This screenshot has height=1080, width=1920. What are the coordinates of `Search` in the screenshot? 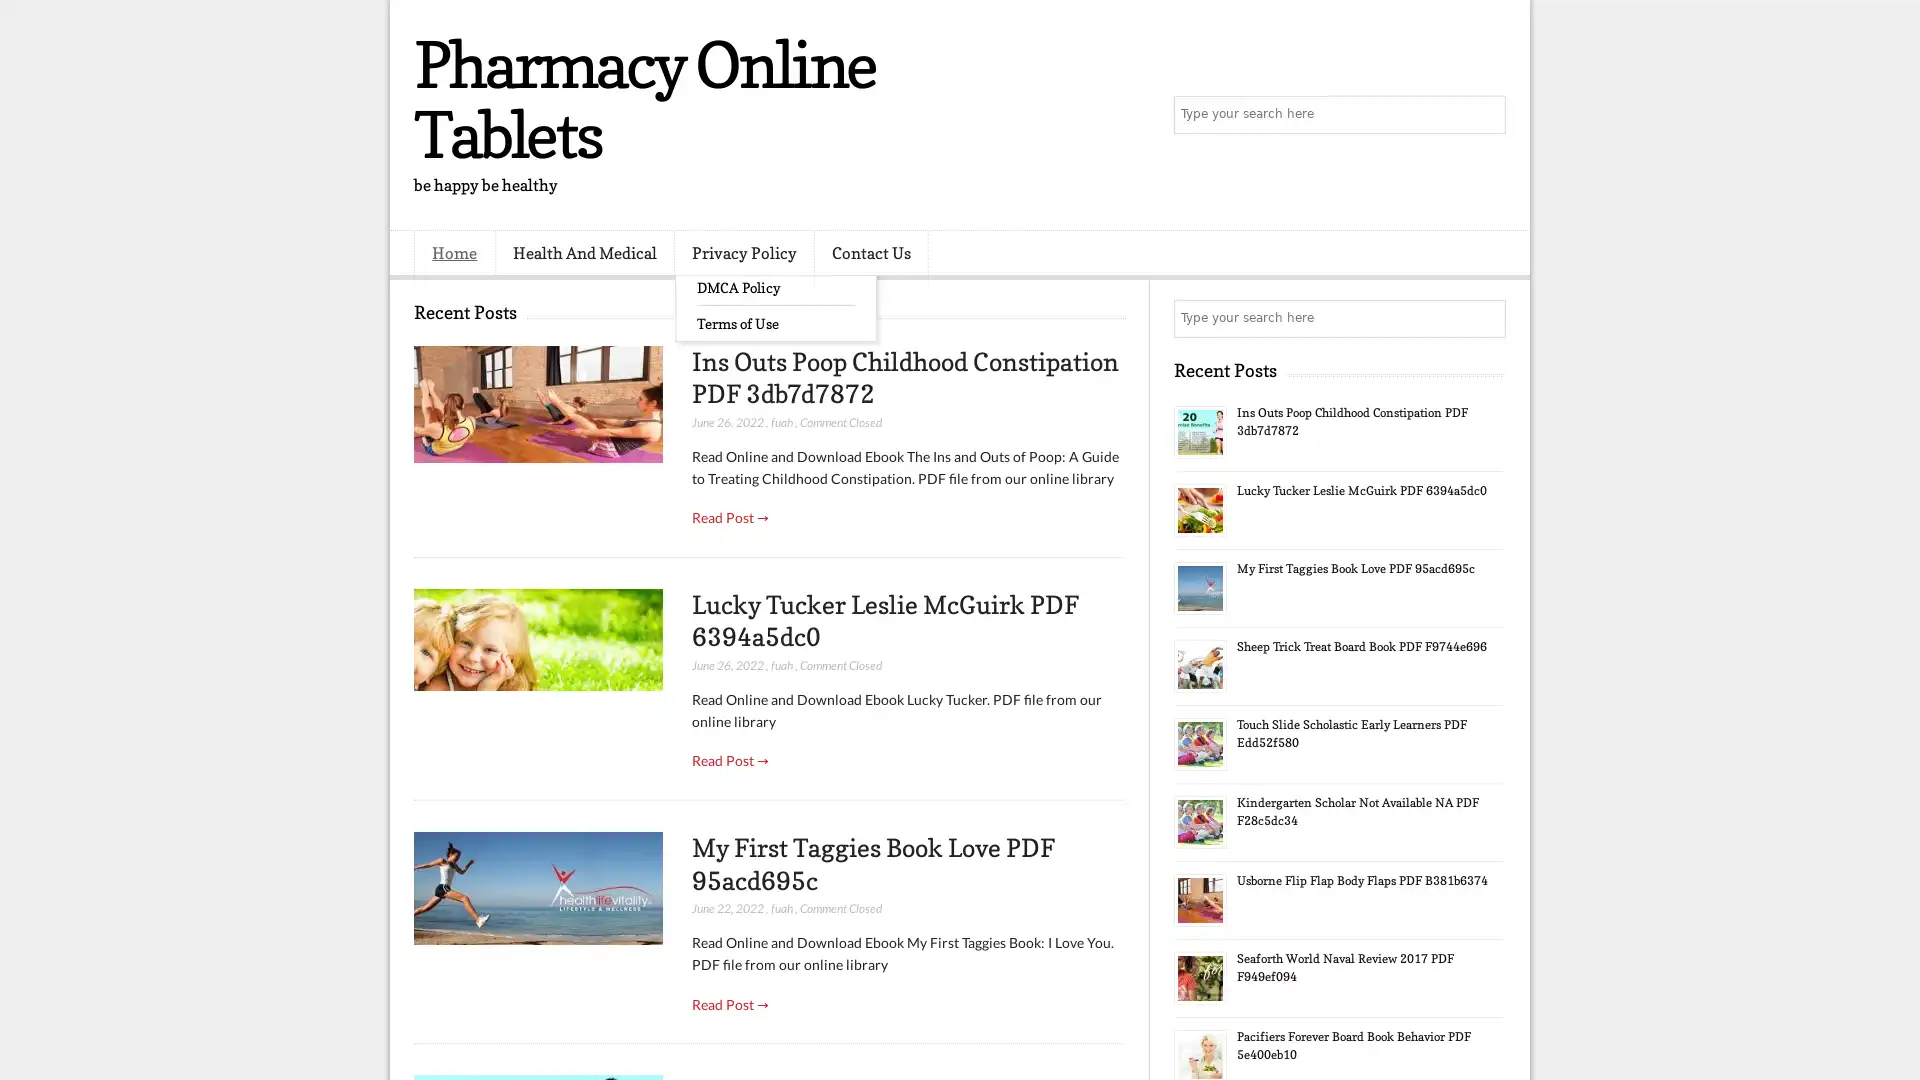 It's located at (1485, 318).